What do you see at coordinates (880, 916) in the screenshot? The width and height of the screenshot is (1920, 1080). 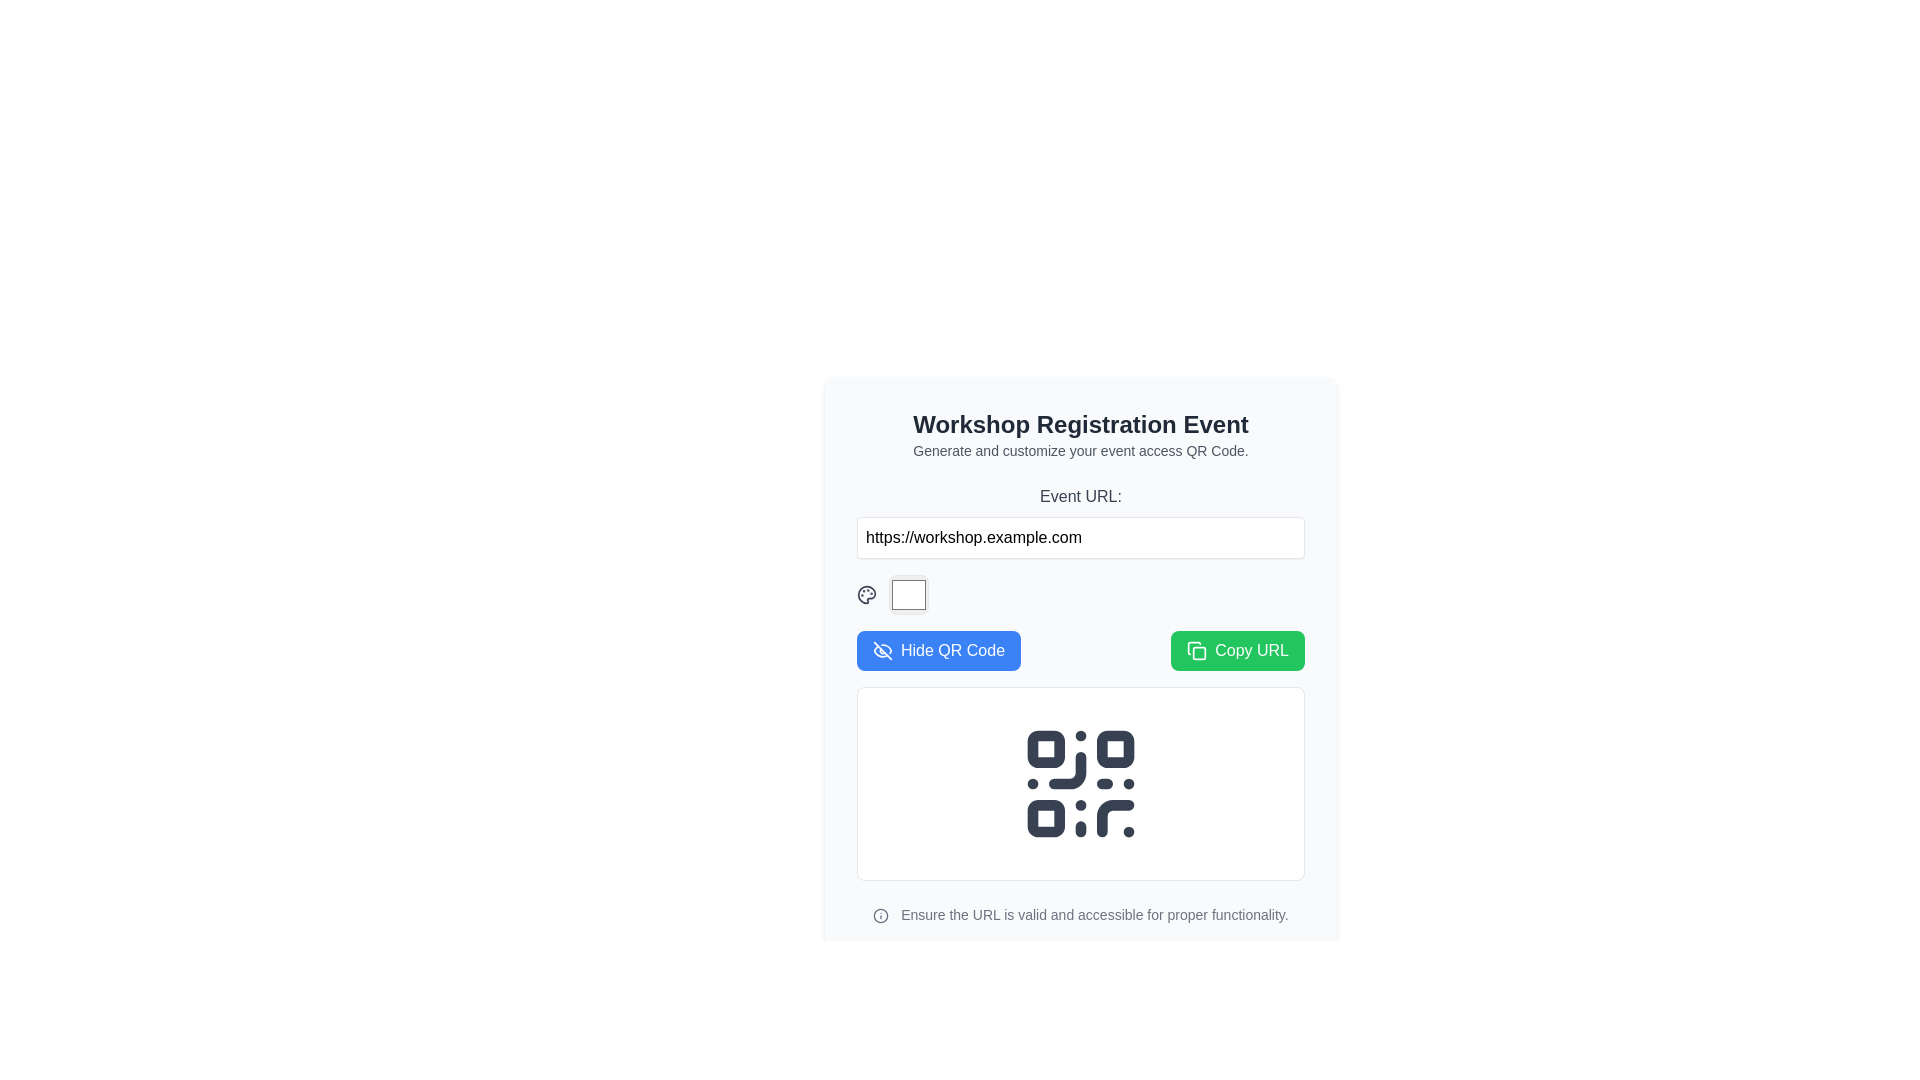 I see `the contextual help icon located to the left of the message 'Ensure the URL is valid and accessible for proper functionality.'` at bounding box center [880, 916].